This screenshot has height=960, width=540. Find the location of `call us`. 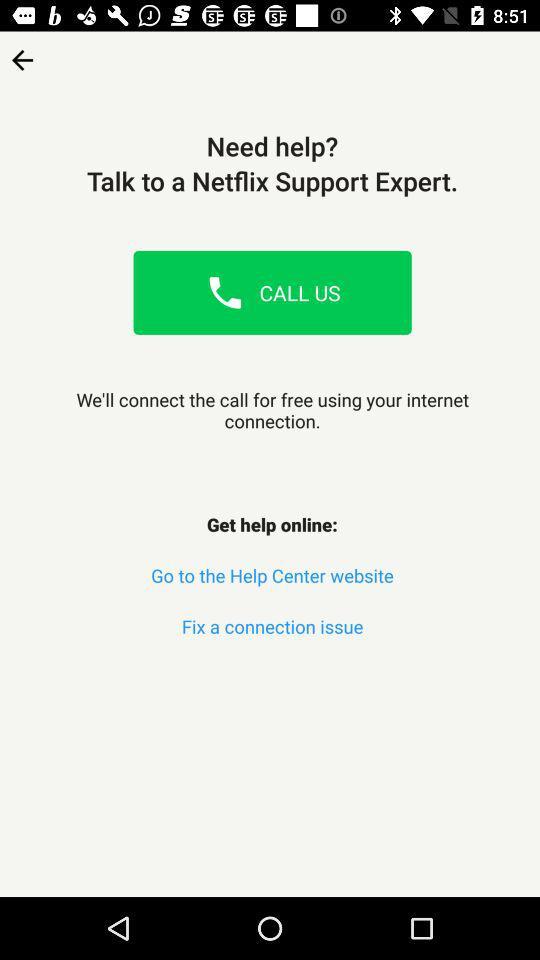

call us is located at coordinates (224, 291).